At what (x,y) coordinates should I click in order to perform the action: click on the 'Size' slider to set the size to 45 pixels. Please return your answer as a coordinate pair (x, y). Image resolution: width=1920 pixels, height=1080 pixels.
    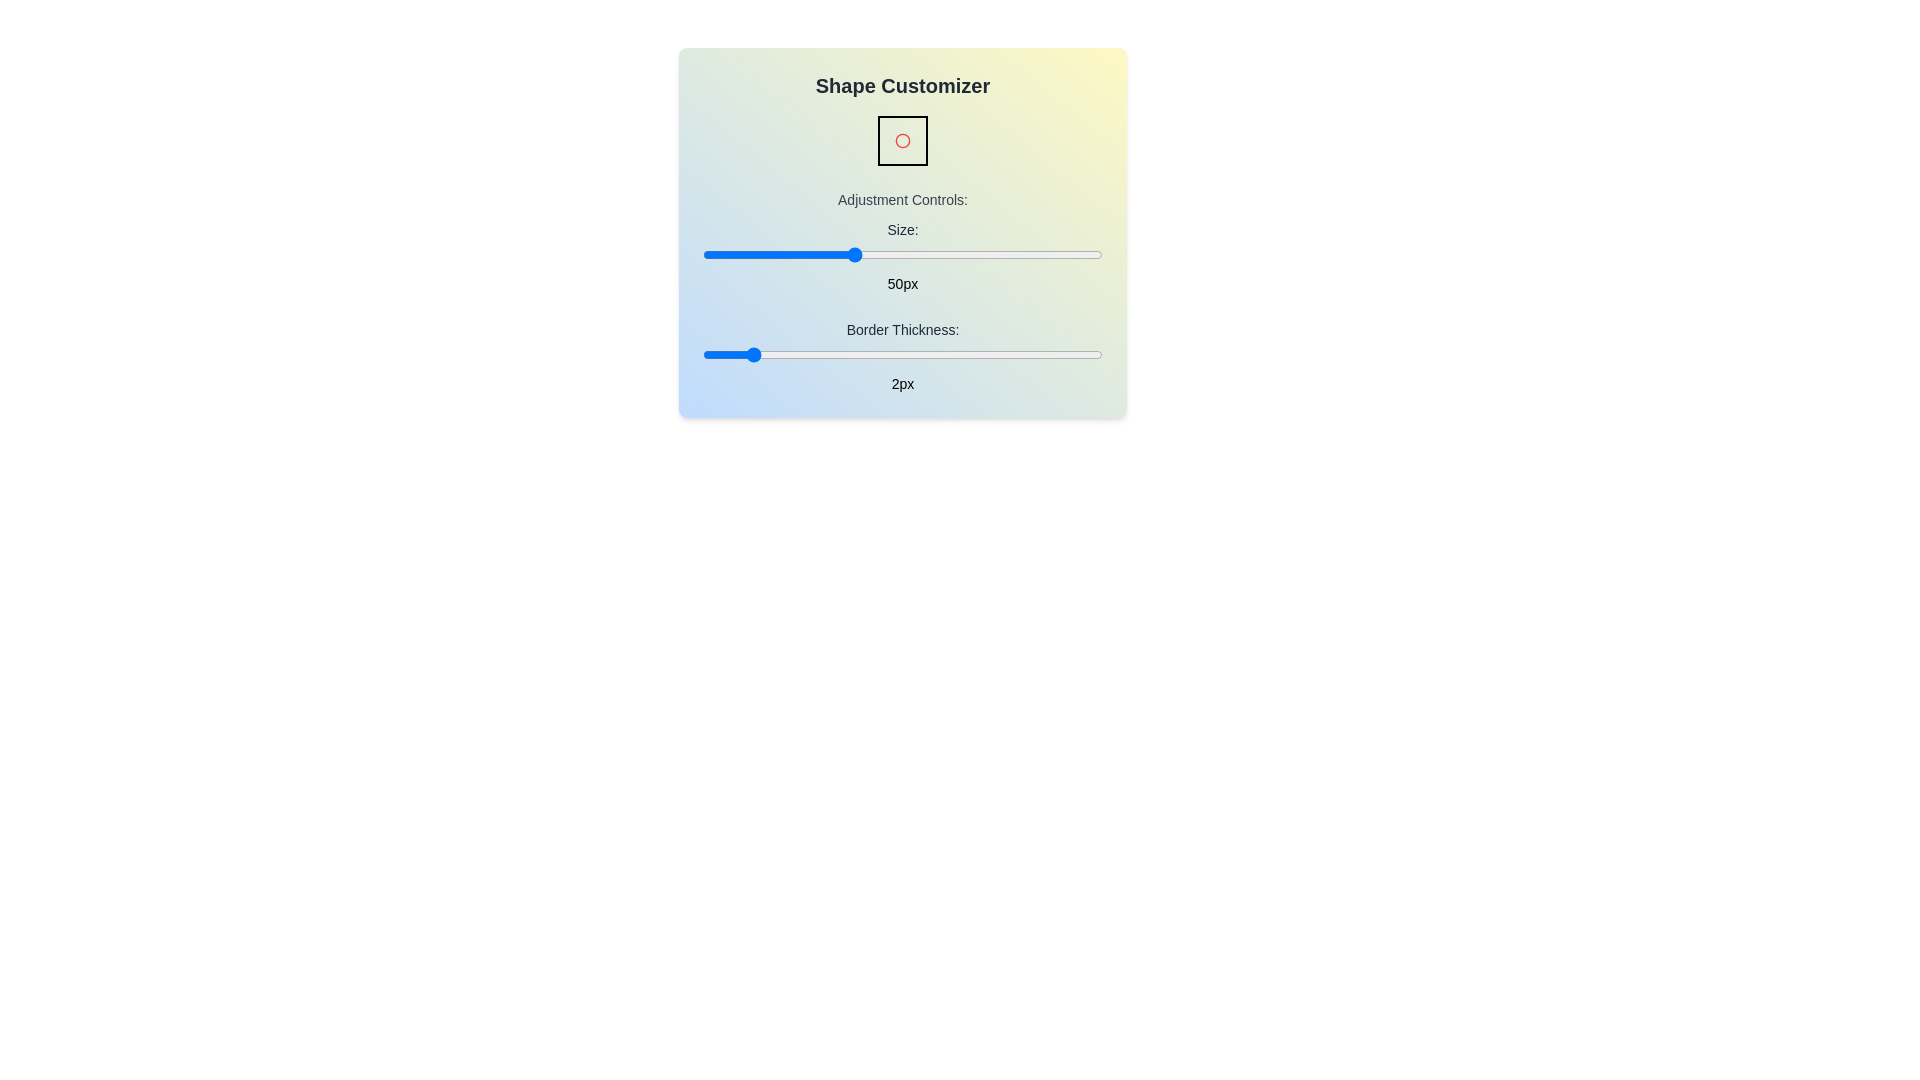
    Looking at the image, I should click on (828, 253).